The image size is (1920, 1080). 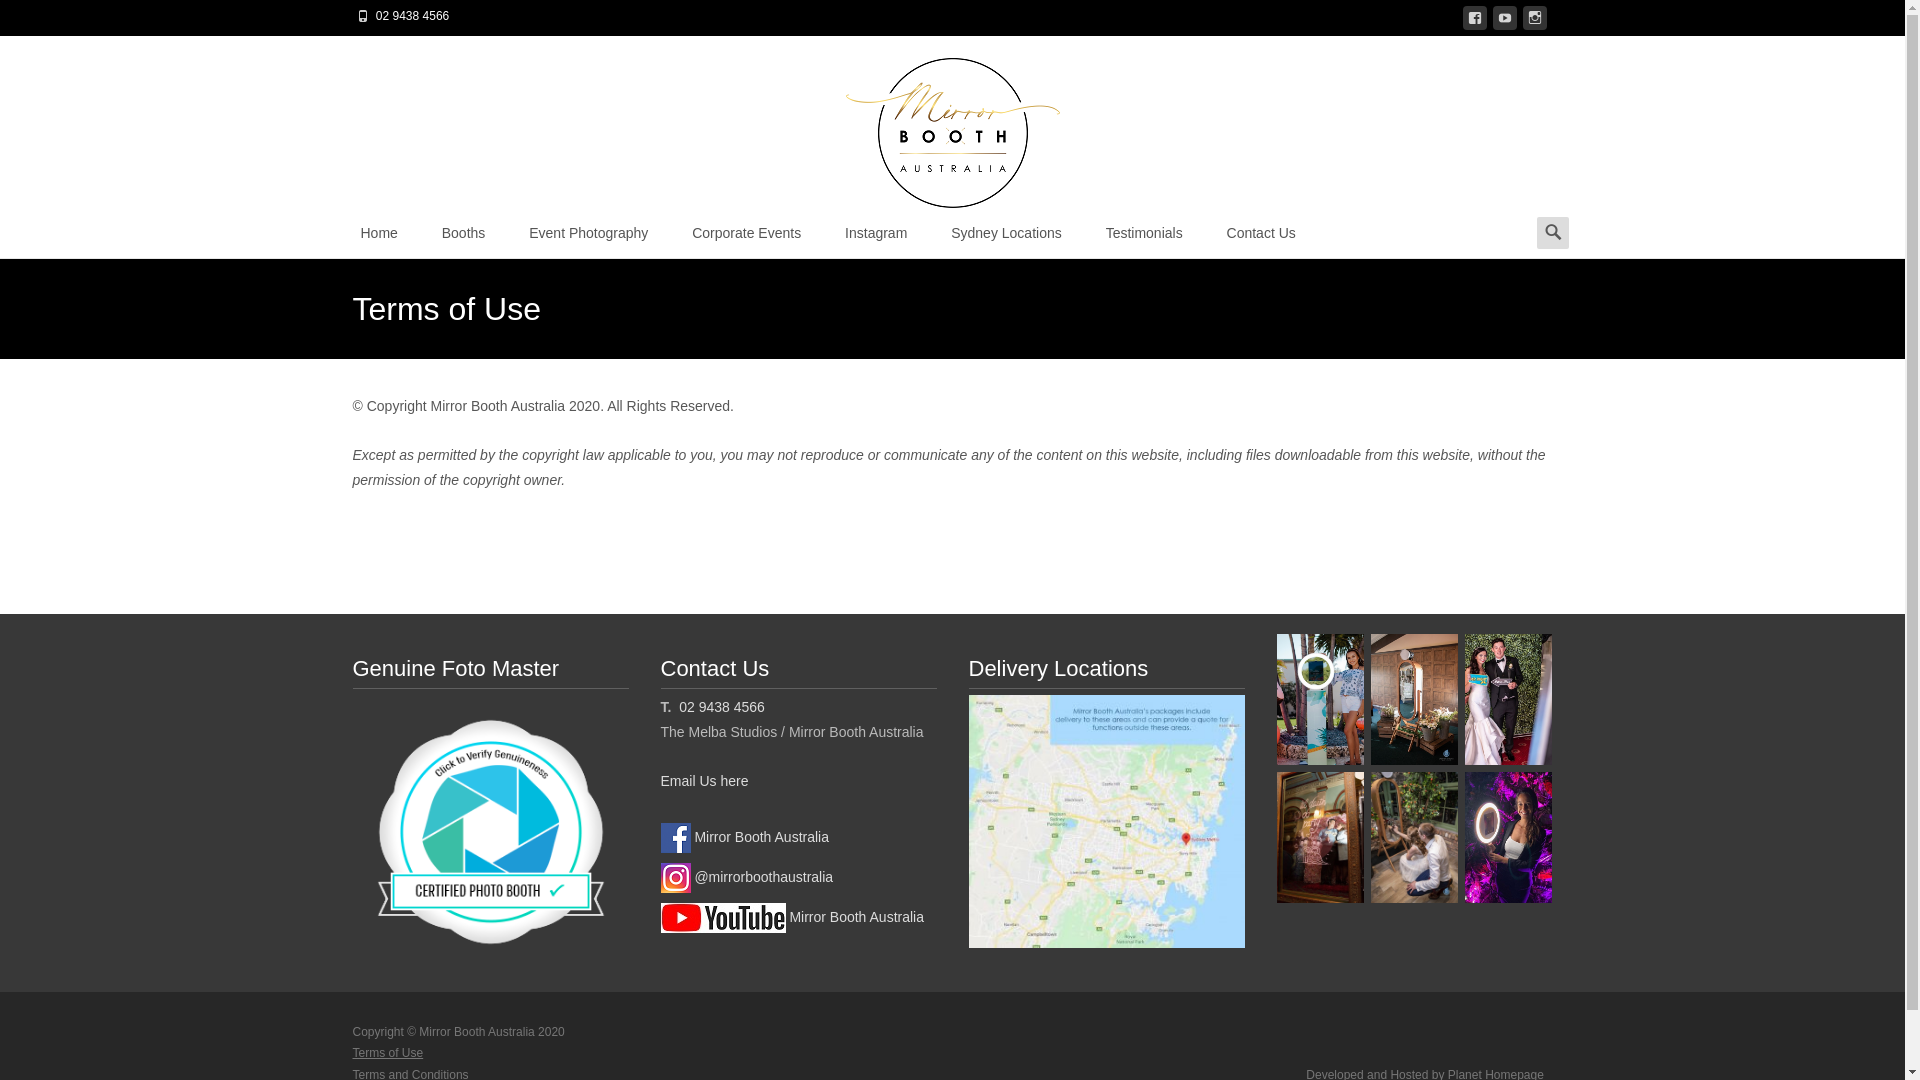 What do you see at coordinates (489, 830) in the screenshot?
I see `'Click to verify genuineness'` at bounding box center [489, 830].